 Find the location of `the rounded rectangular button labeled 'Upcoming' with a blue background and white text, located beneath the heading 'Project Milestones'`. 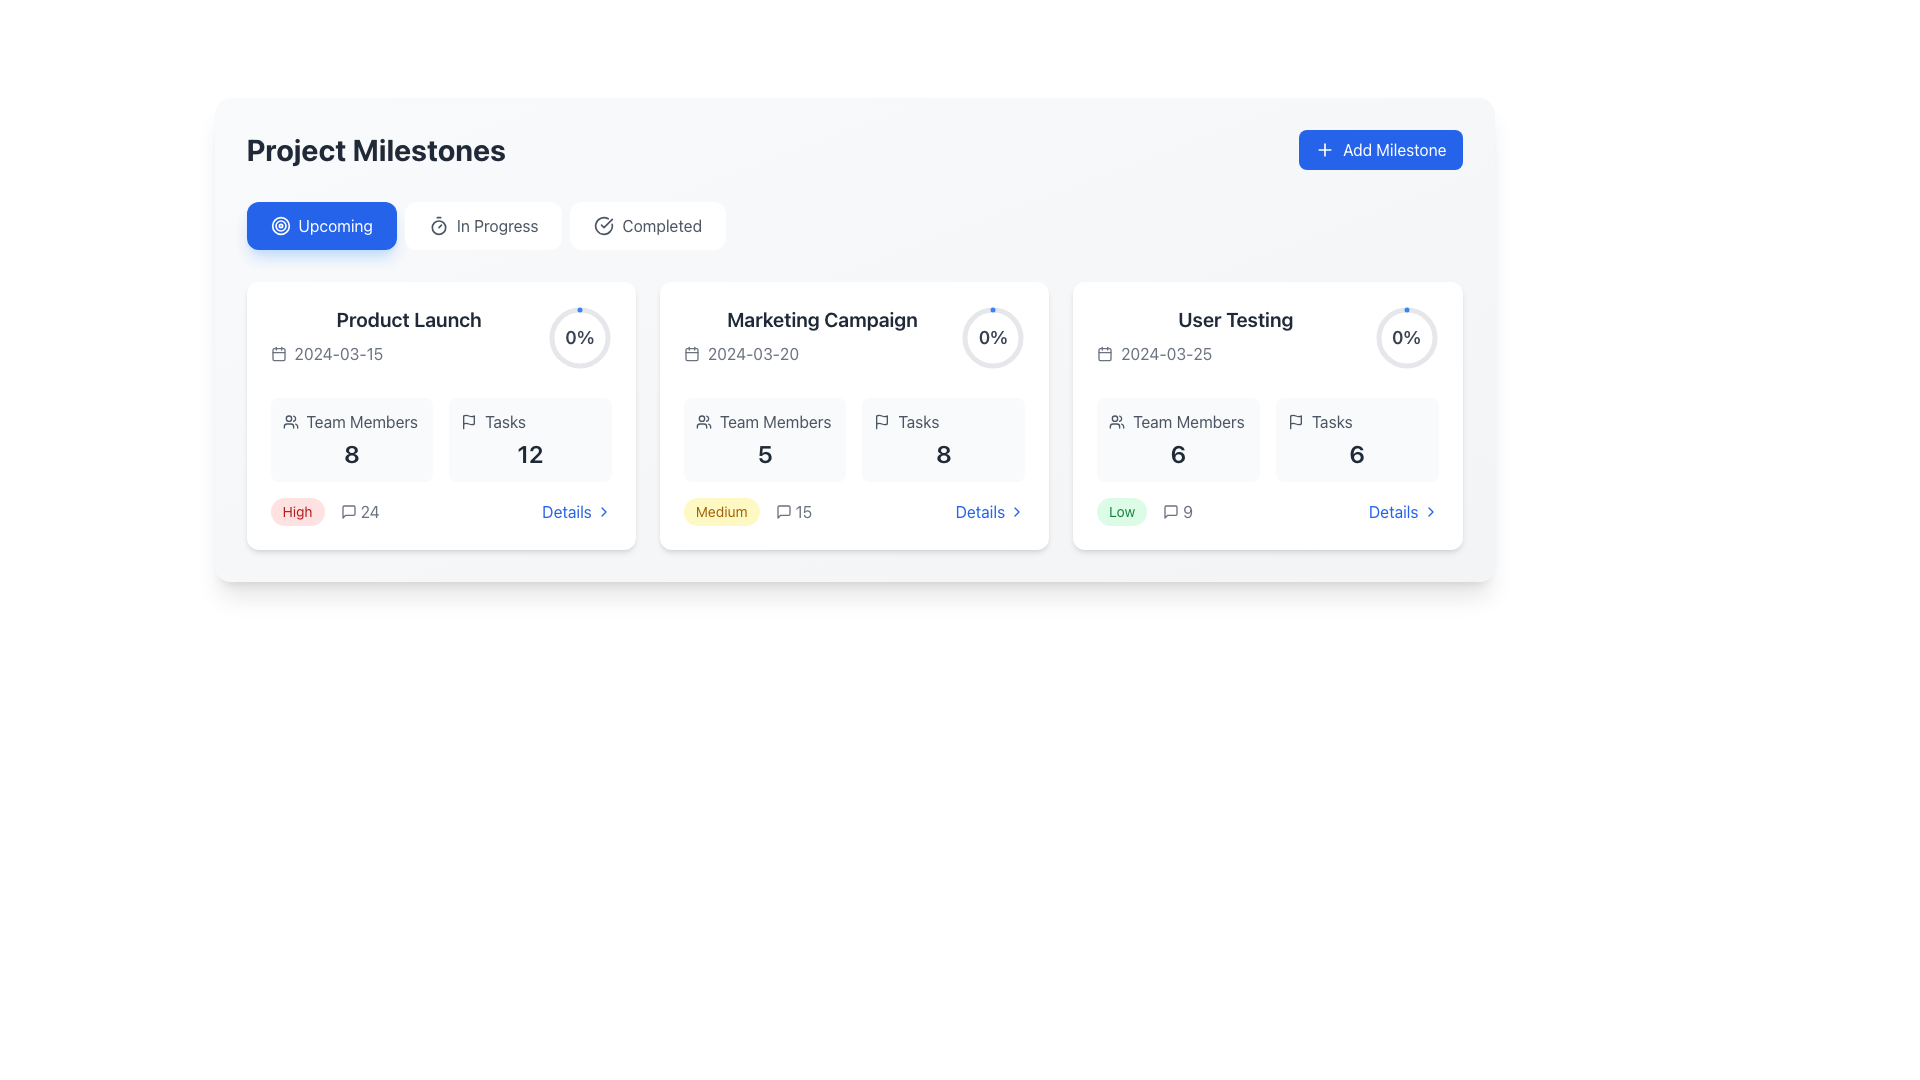

the rounded rectangular button labeled 'Upcoming' with a blue background and white text, located beneath the heading 'Project Milestones' is located at coordinates (321, 225).